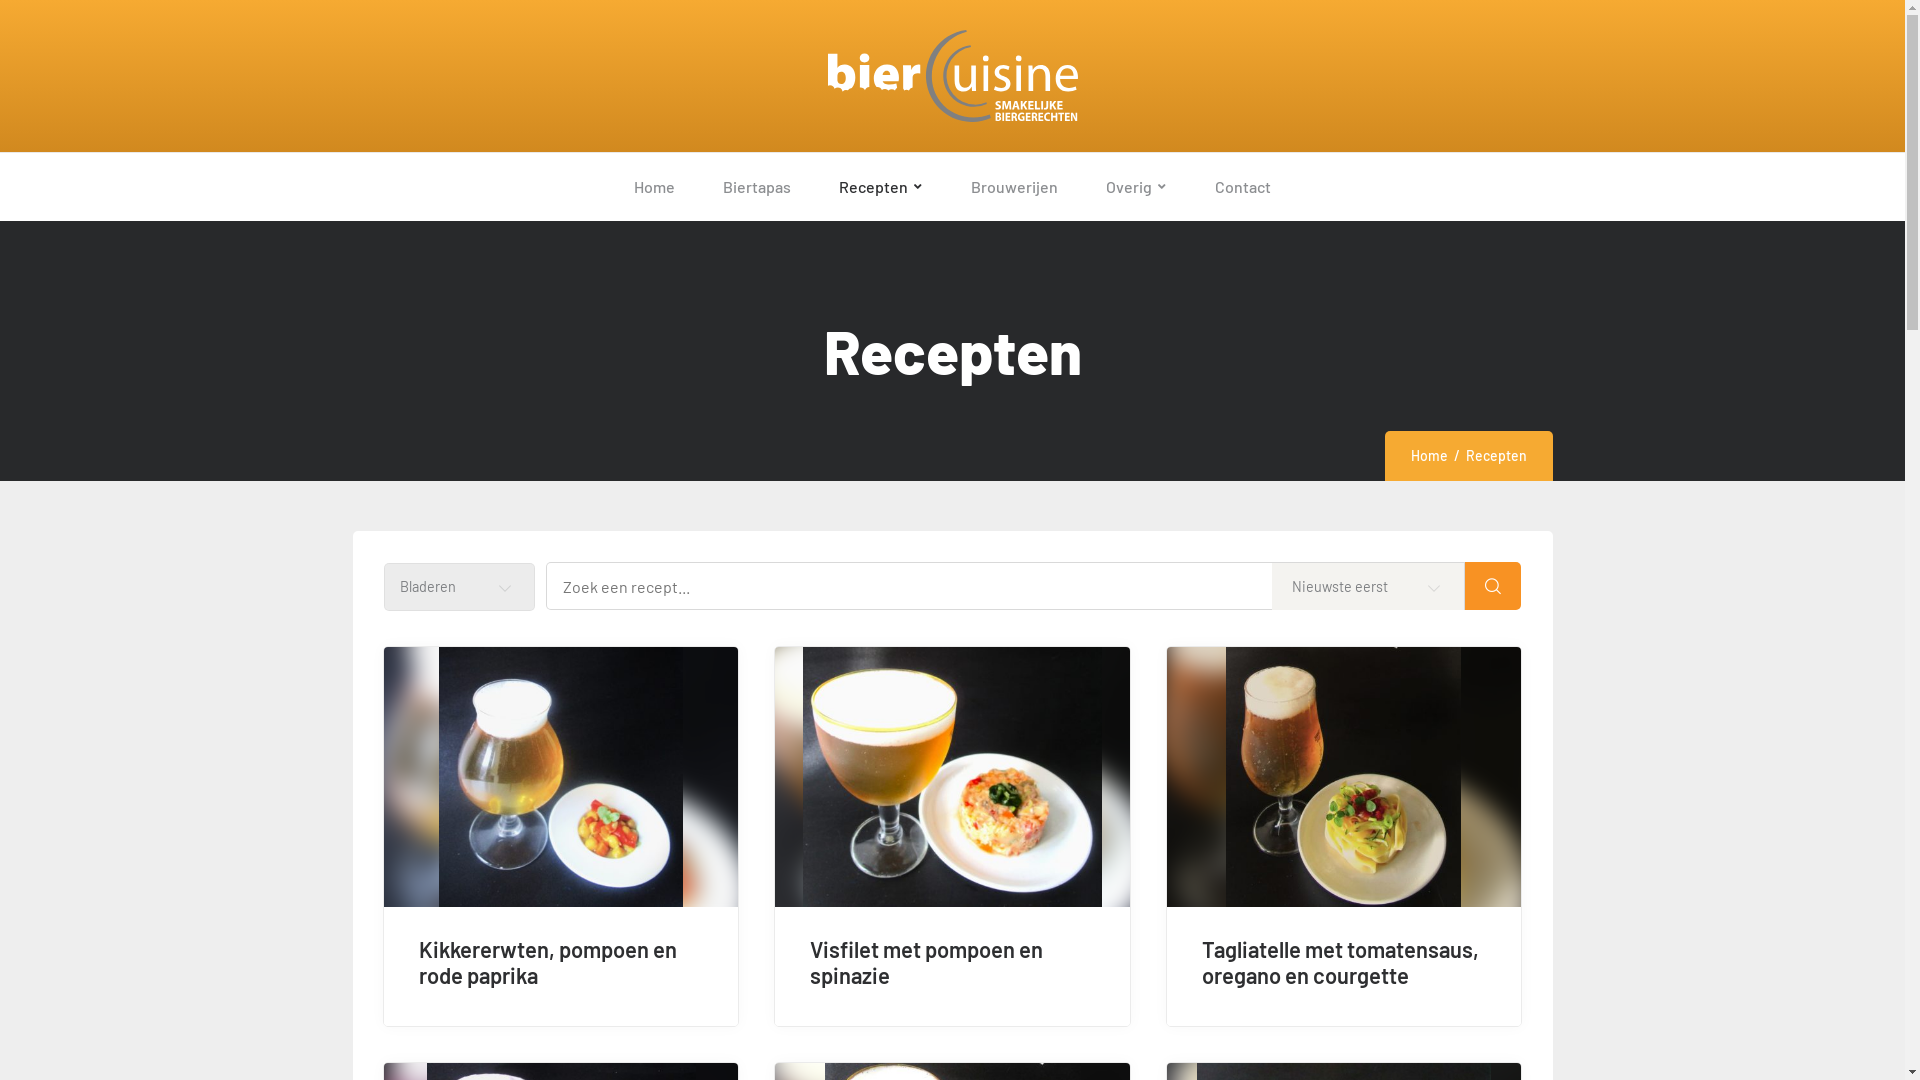 The width and height of the screenshot is (1920, 1080). What do you see at coordinates (1136, 186) in the screenshot?
I see `'Overig'` at bounding box center [1136, 186].